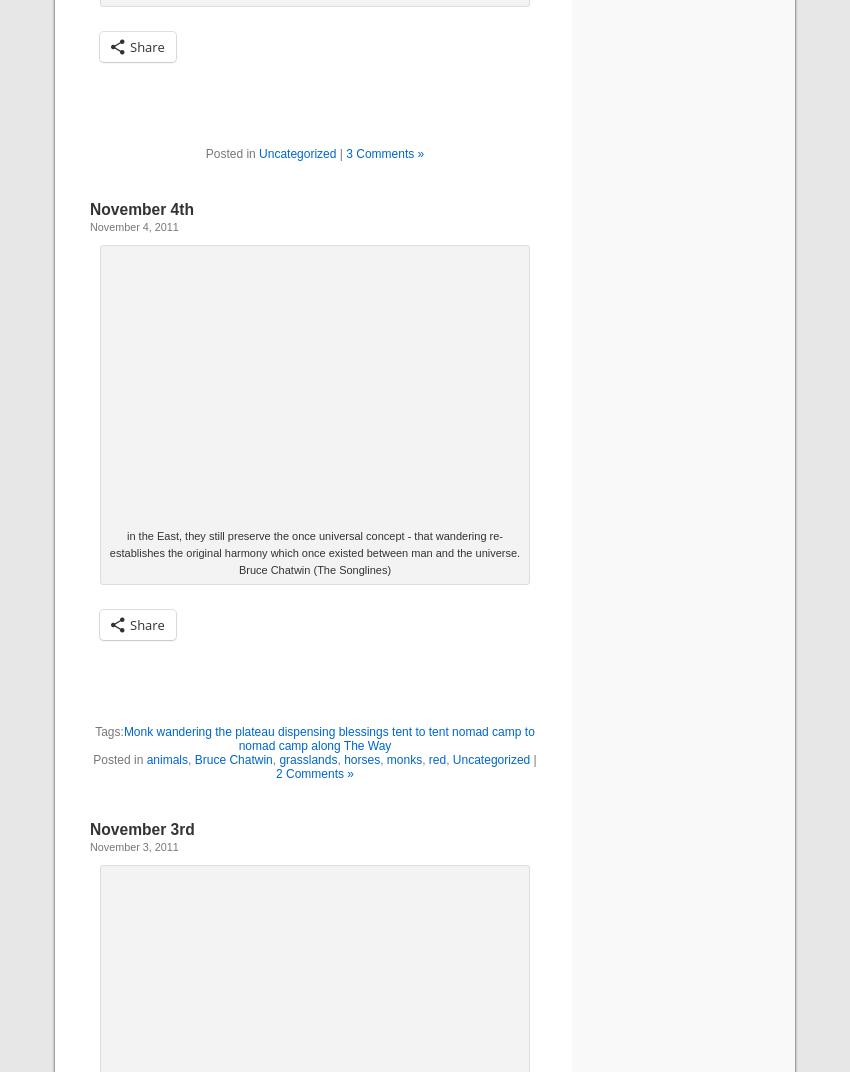  What do you see at coordinates (314, 552) in the screenshot?
I see `'in the East, they still preserve the once universal concept -  that wandering re-establishes the original harmony which once existed between man and the universe. Bruce Chatwin (The Songlines)'` at bounding box center [314, 552].